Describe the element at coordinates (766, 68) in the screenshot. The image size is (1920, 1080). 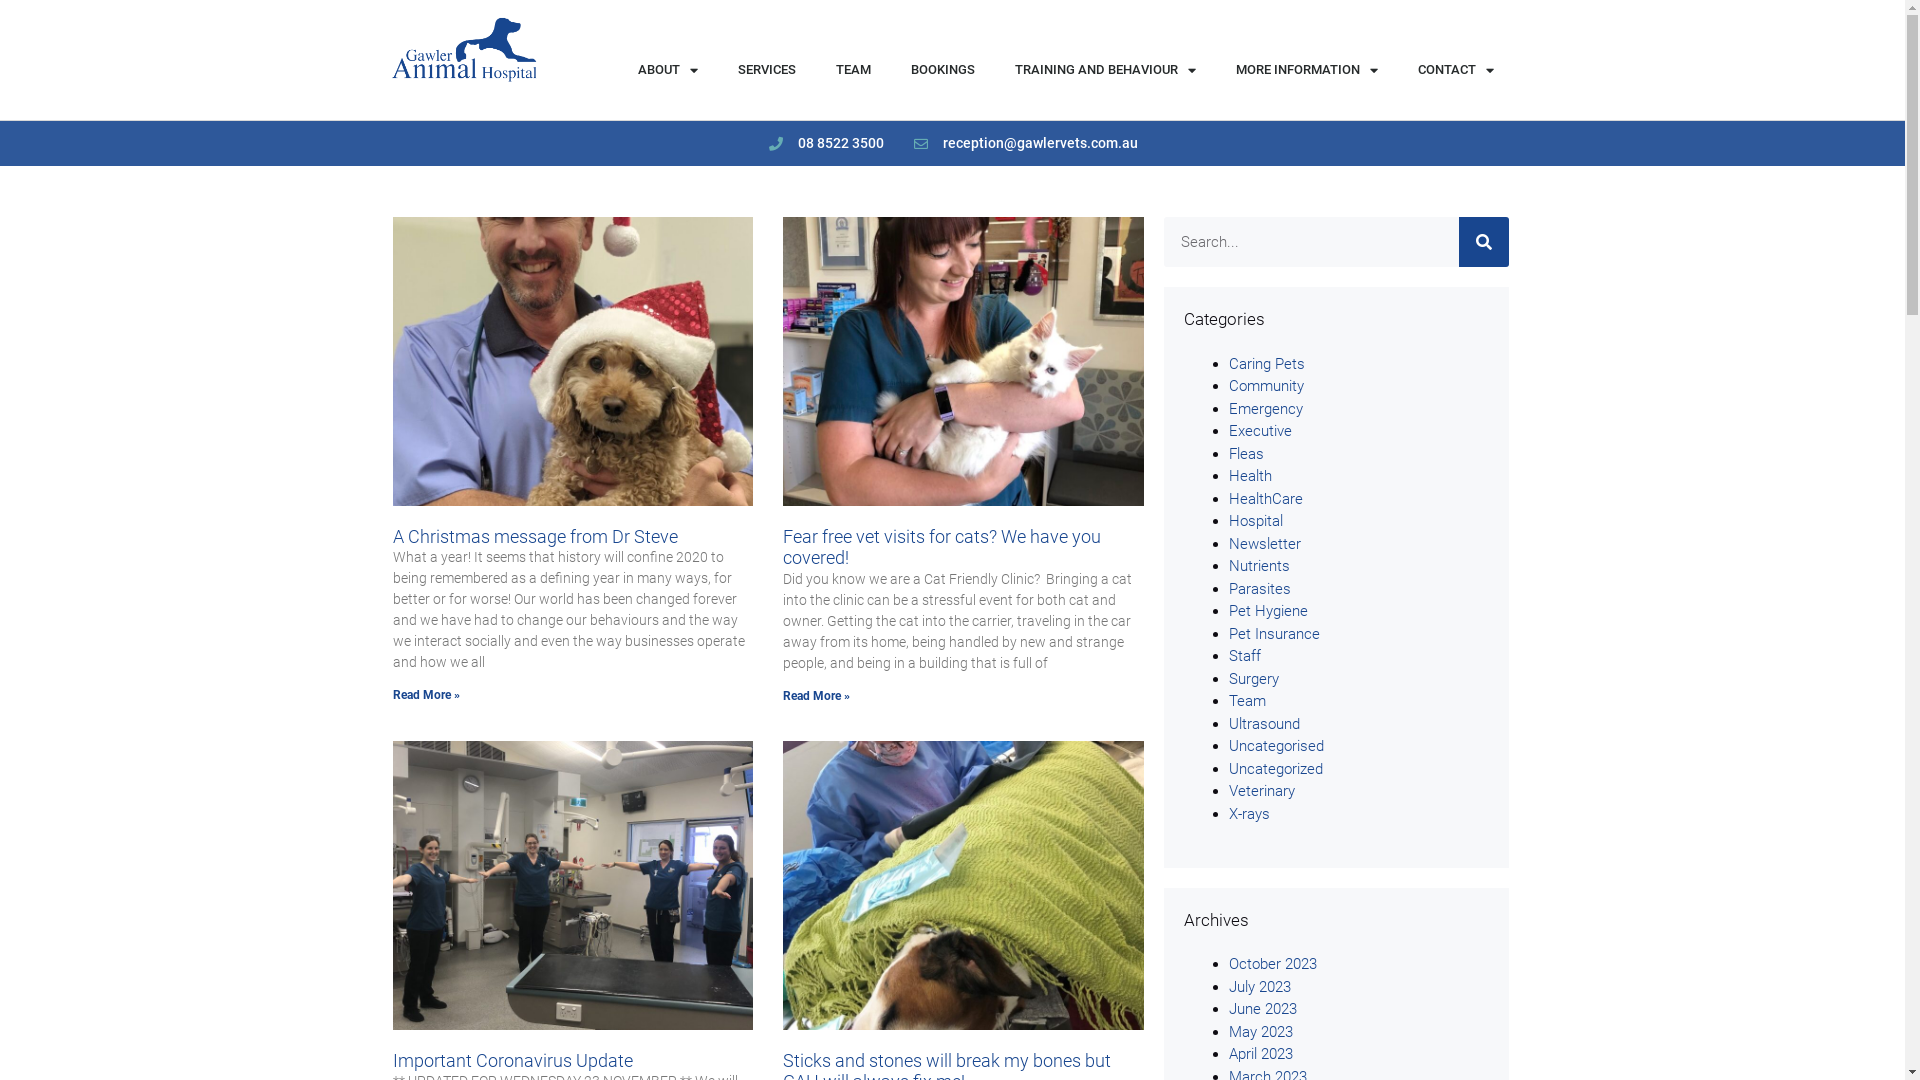
I see `'SERVICES'` at that location.